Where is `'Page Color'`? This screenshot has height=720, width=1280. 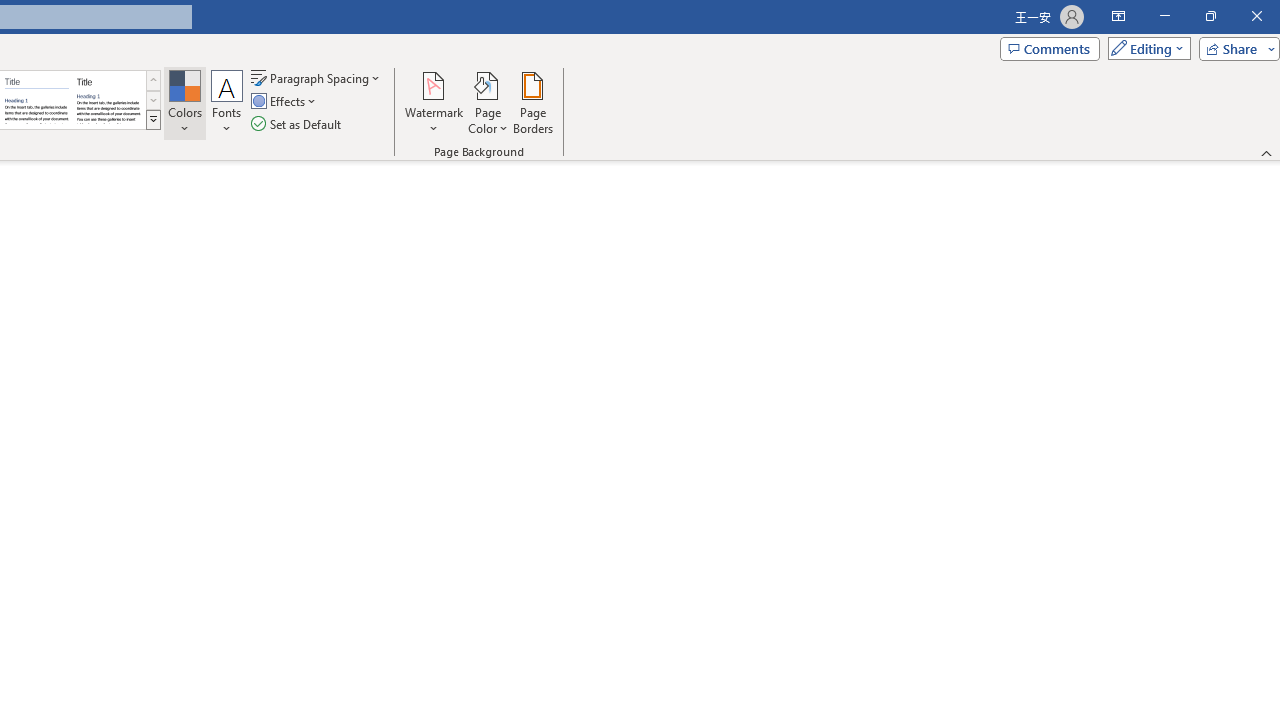 'Page Color' is located at coordinates (488, 103).